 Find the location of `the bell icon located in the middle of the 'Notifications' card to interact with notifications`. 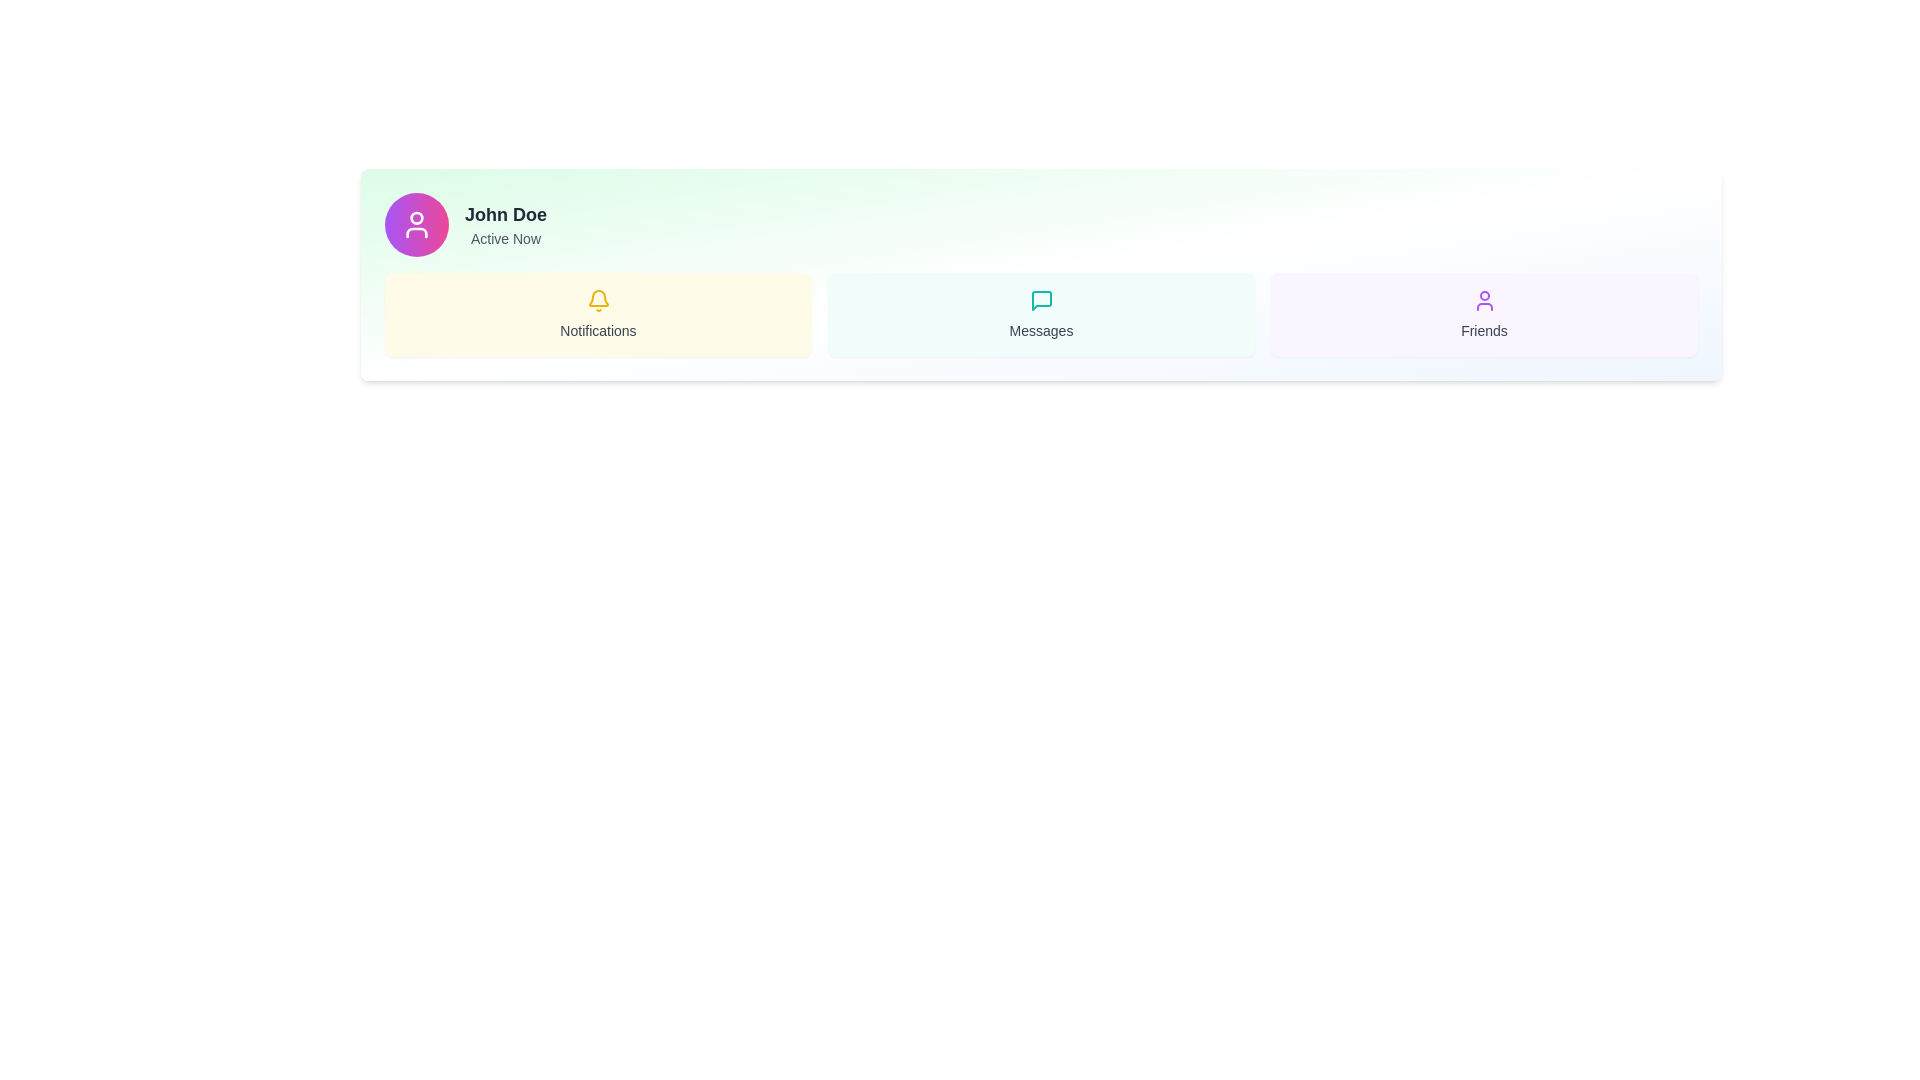

the bell icon located in the middle of the 'Notifications' card to interact with notifications is located at coordinates (597, 300).